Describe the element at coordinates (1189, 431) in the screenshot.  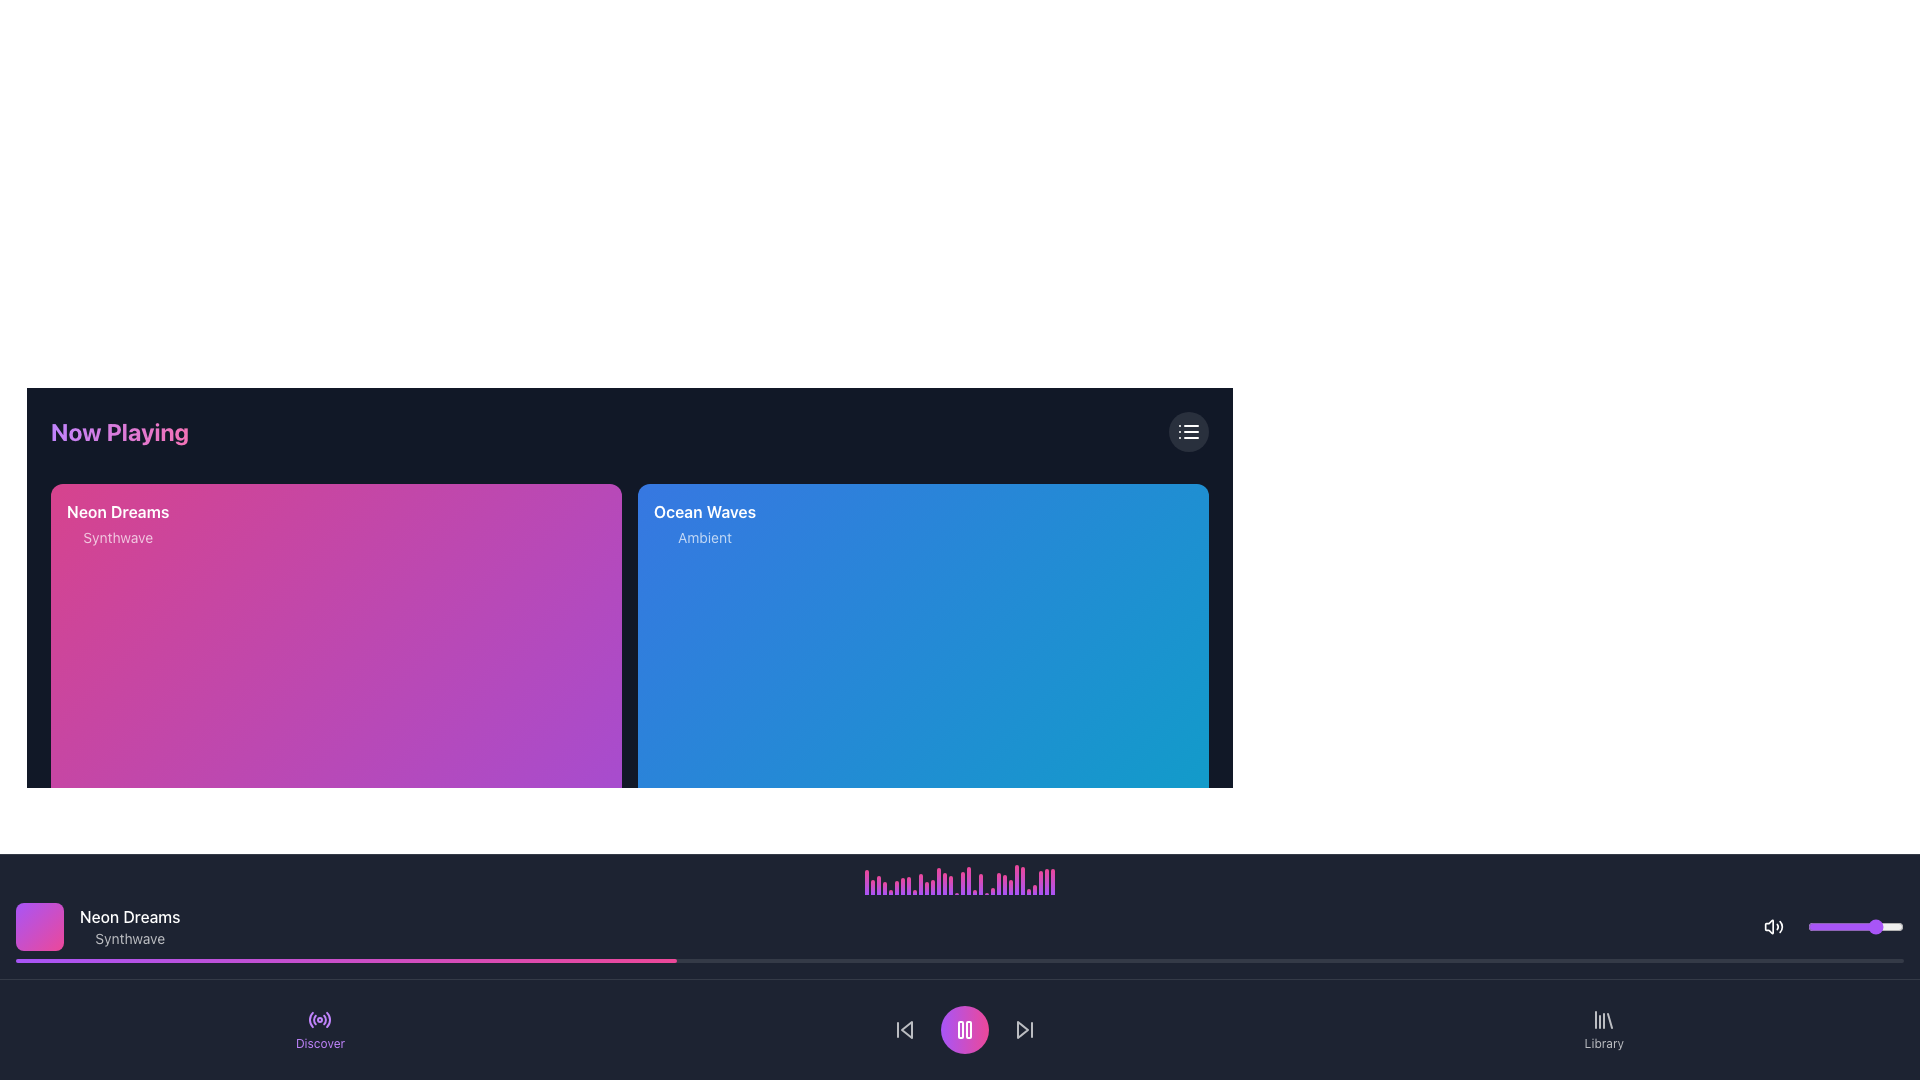
I see `the circular button with a dark background and a horizontal list icon located in the top-right corner of the 'Now Playing' section` at that location.